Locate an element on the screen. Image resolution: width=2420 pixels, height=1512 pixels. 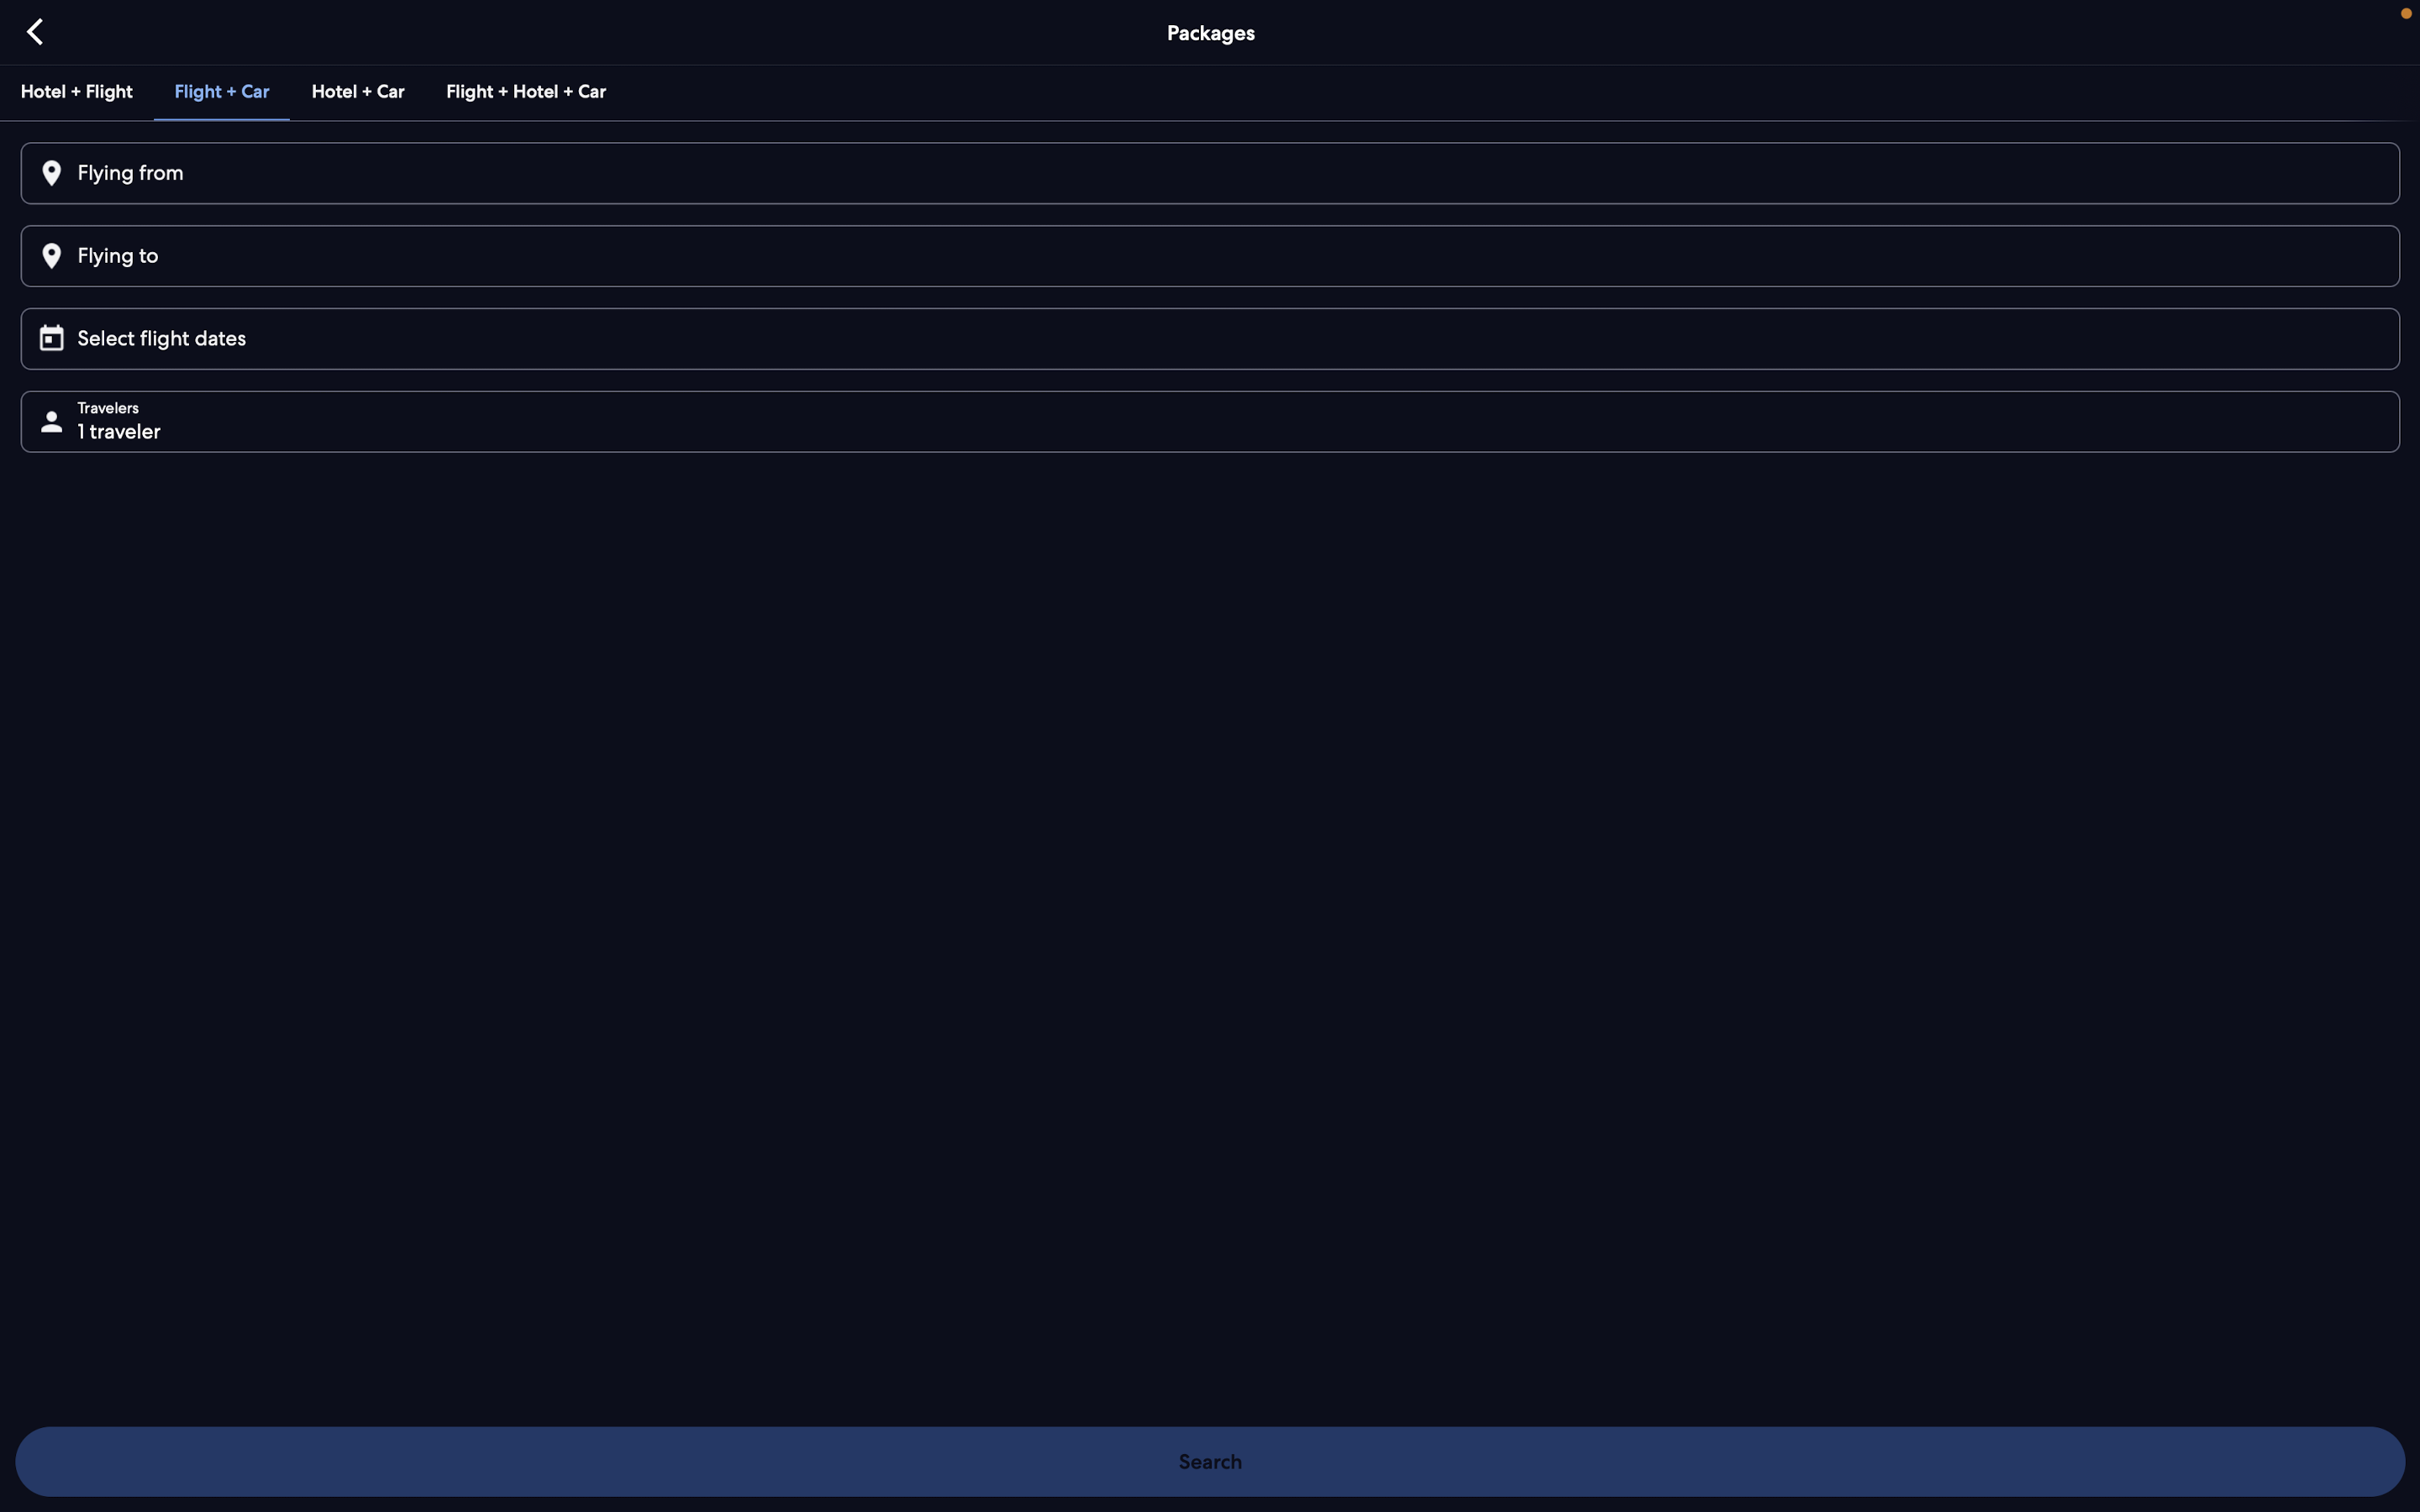
the comprehensive package including flight booking, hotel reservation, and car rental is located at coordinates (523, 90).